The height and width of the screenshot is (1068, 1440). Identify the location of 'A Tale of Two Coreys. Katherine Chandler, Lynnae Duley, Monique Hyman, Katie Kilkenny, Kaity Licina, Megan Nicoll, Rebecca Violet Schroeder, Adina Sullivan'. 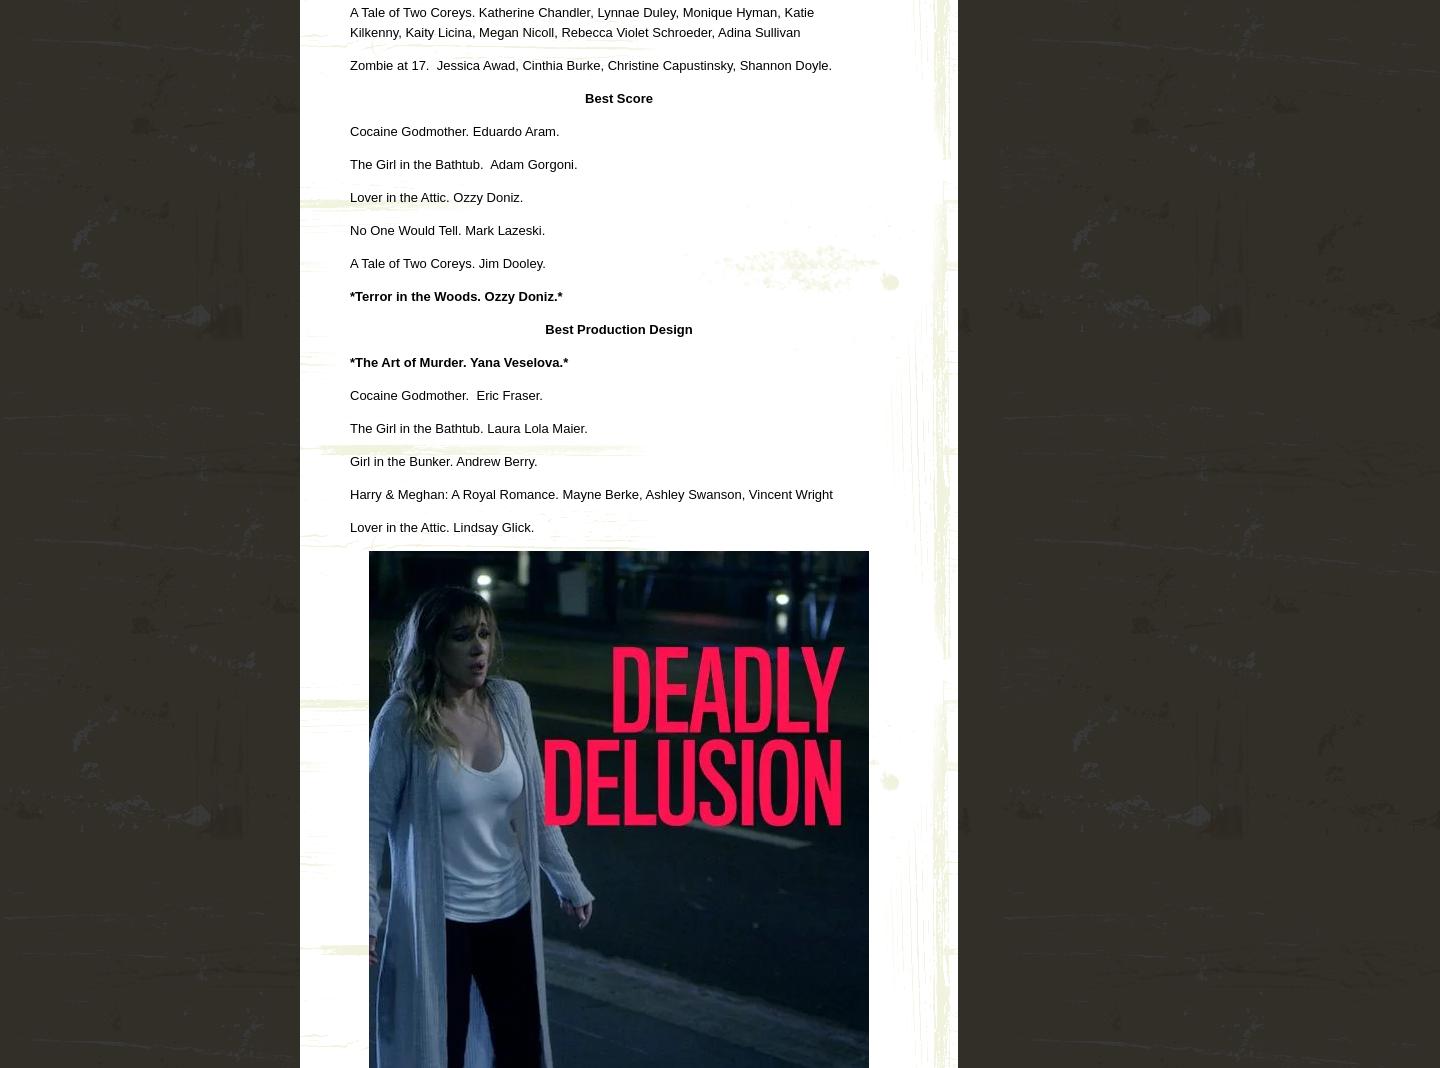
(582, 20).